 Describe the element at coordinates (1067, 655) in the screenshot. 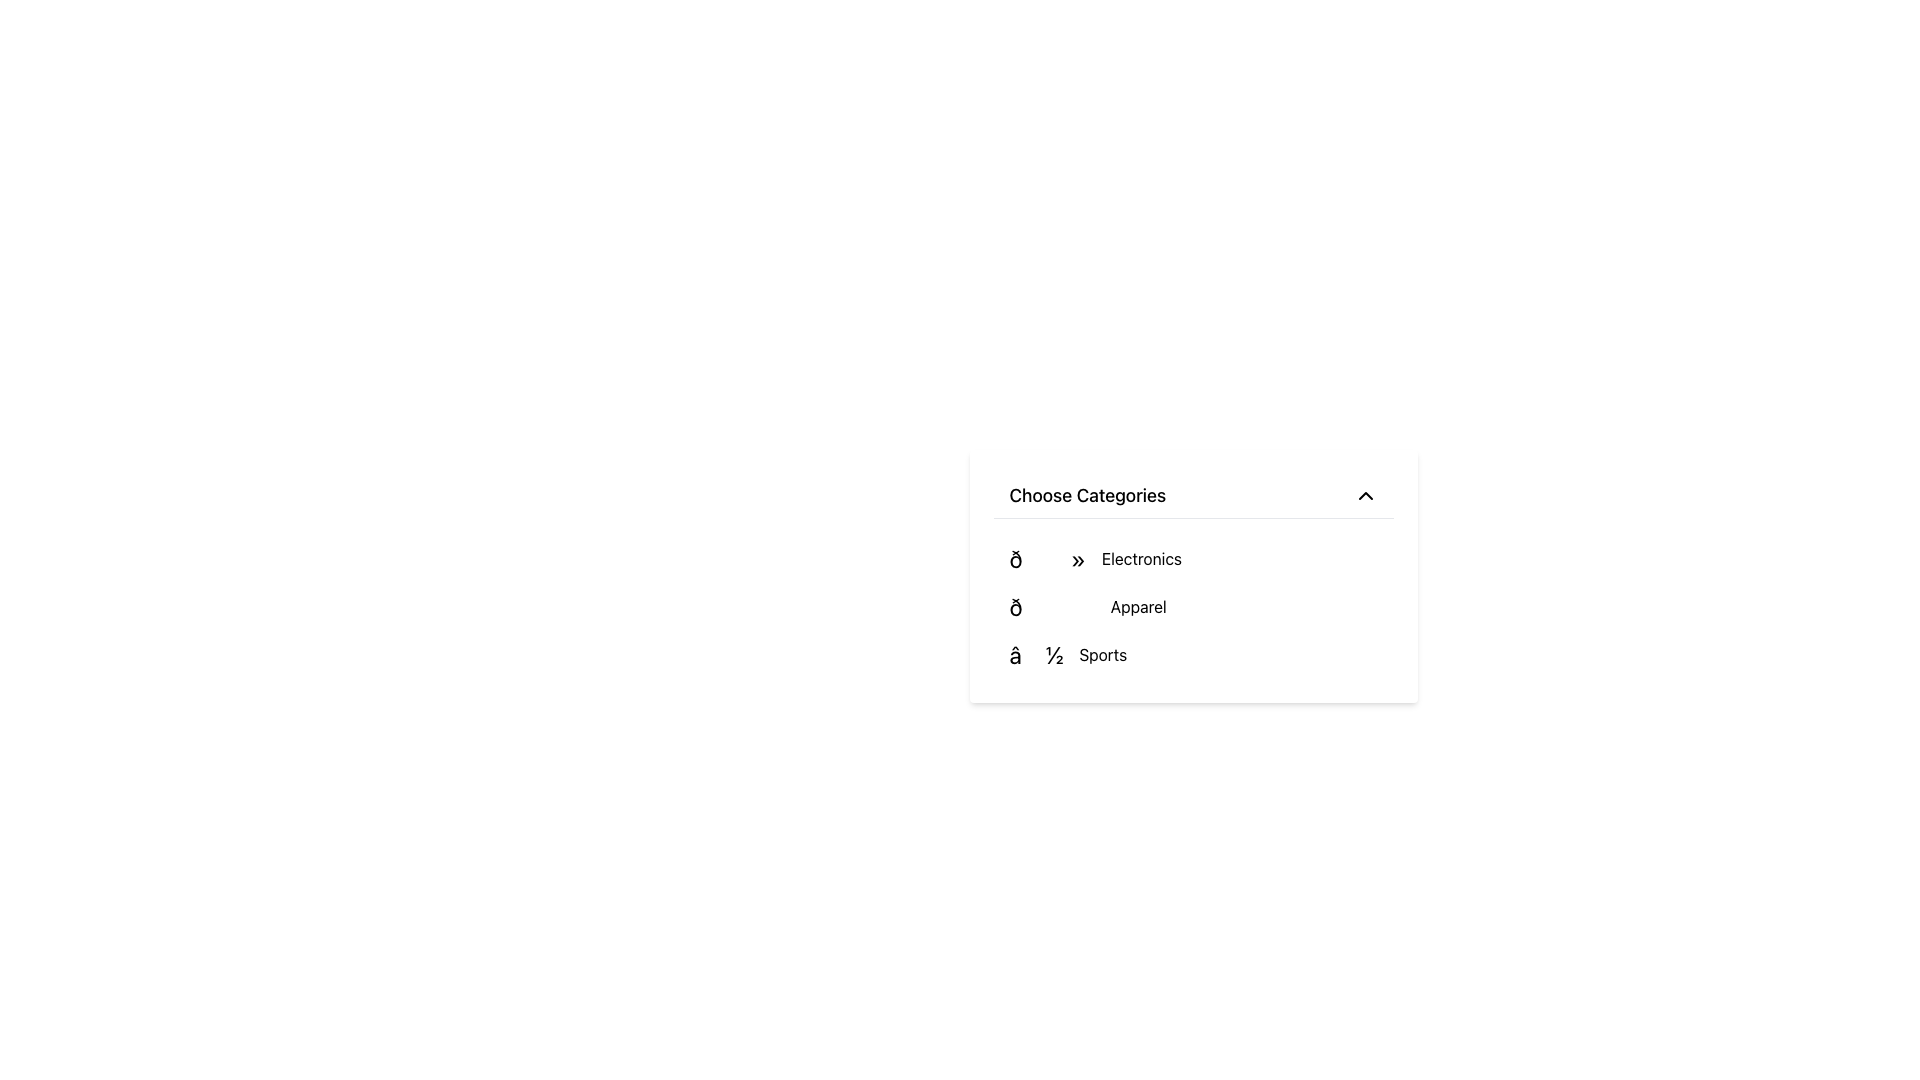

I see `the 'Sports' category list item located at the bottom of the 'Choose Categories' dropdown menu, right beneath the 'Apparel' option` at that location.